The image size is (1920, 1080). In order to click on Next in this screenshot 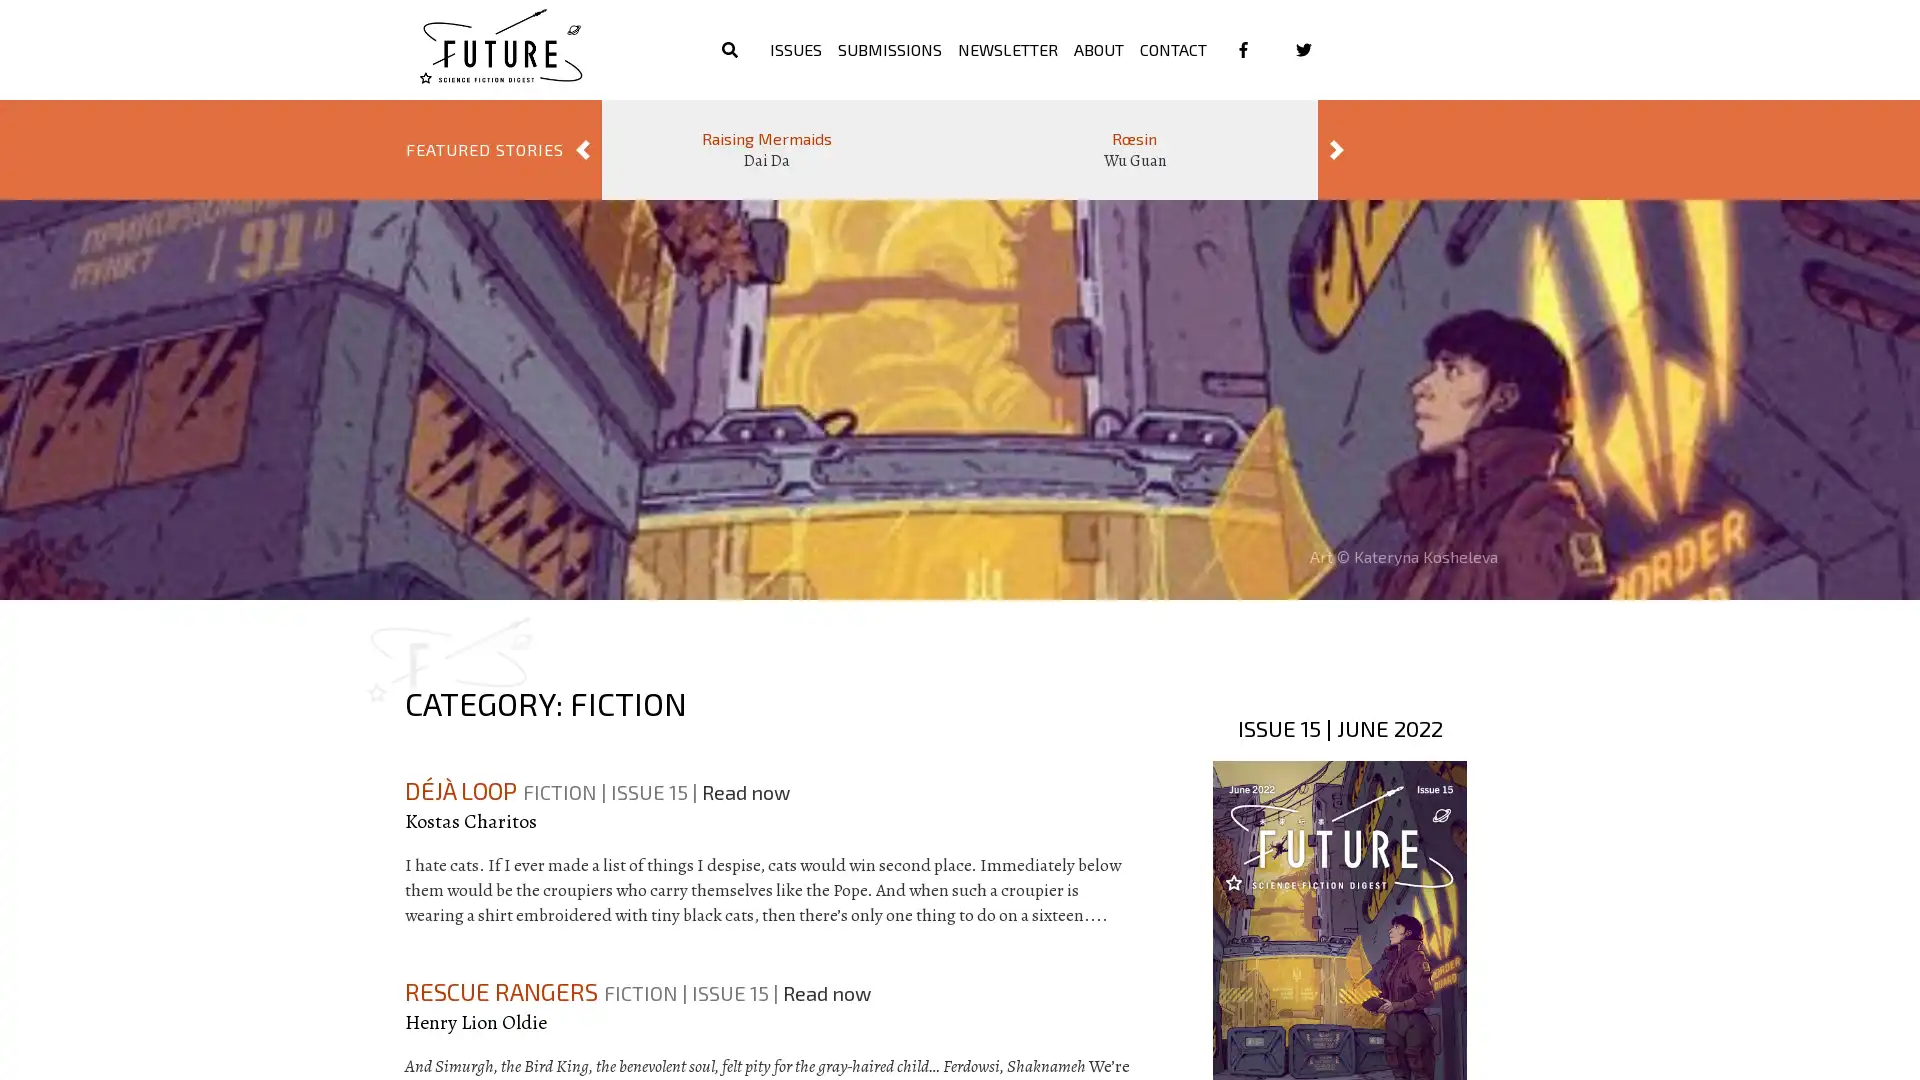, I will do `click(1337, 149)`.